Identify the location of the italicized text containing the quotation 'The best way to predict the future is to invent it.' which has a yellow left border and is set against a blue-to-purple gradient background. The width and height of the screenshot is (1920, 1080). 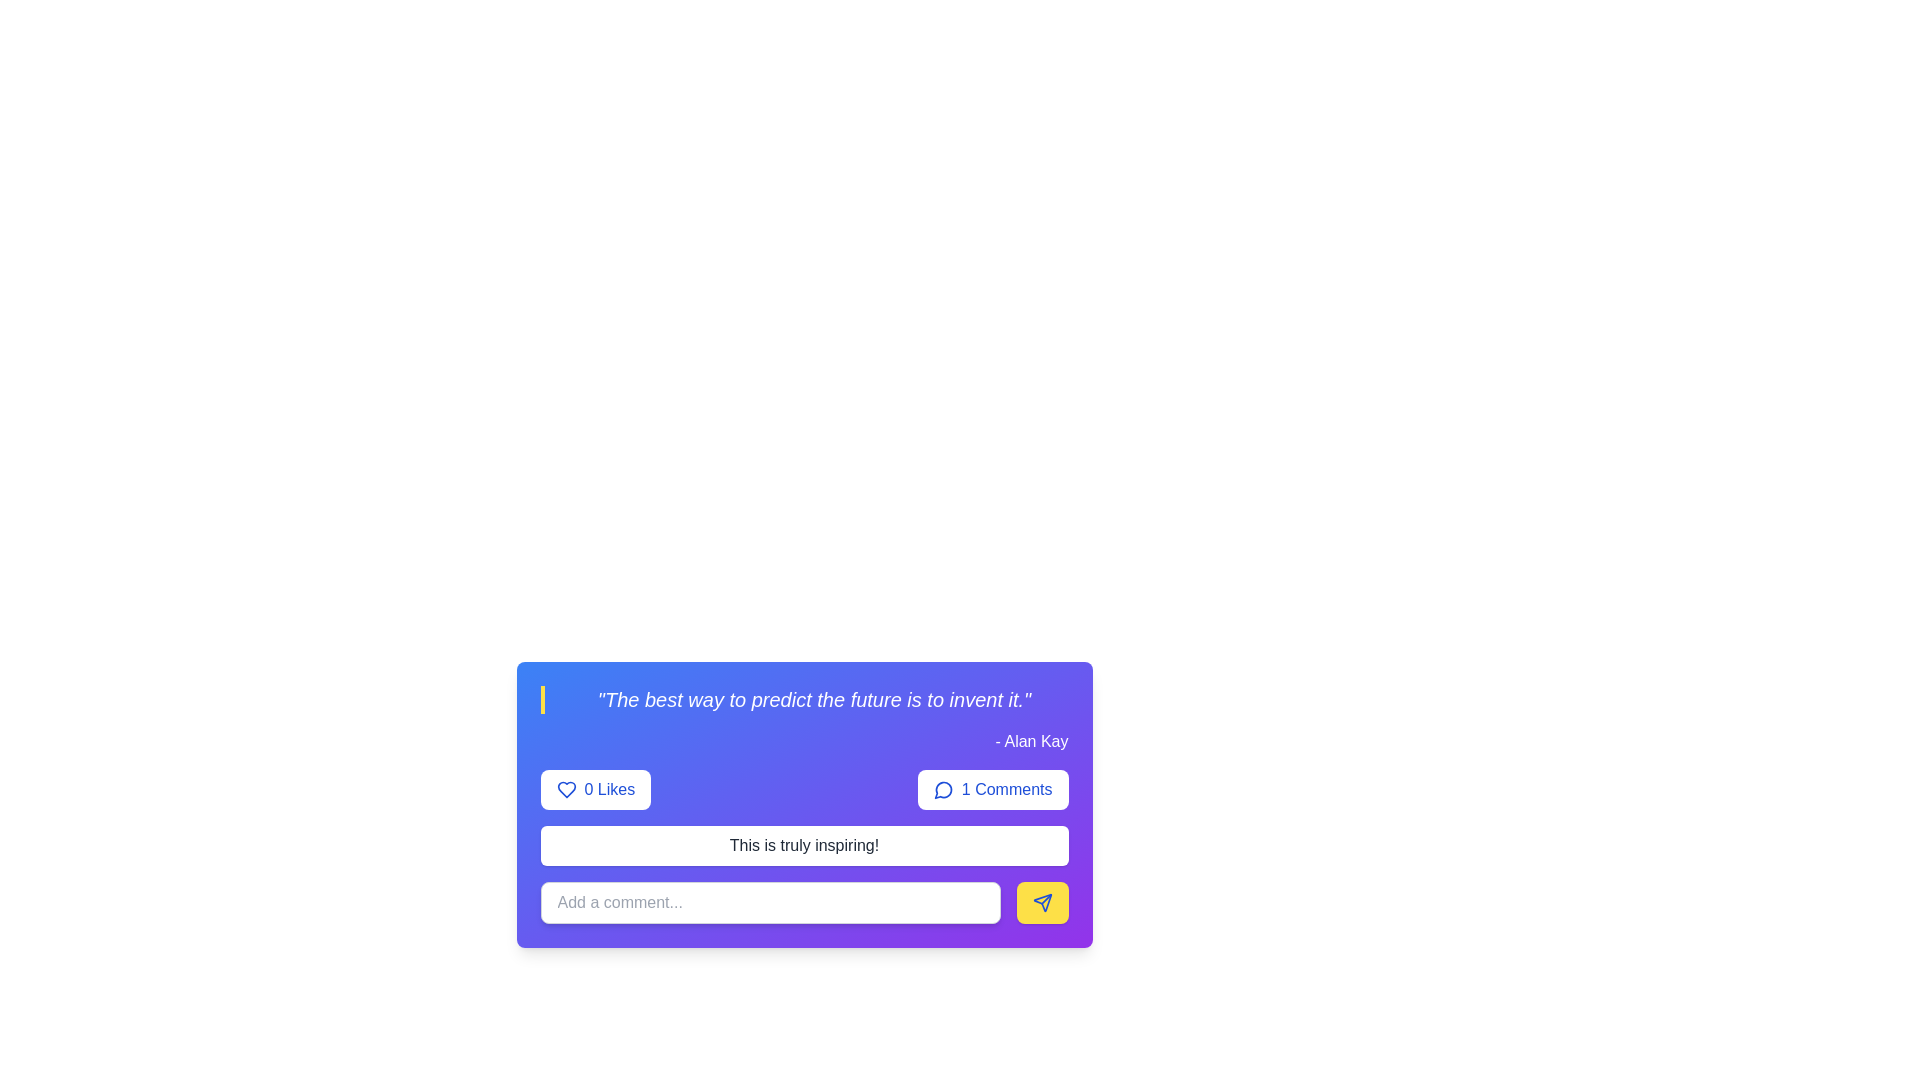
(804, 698).